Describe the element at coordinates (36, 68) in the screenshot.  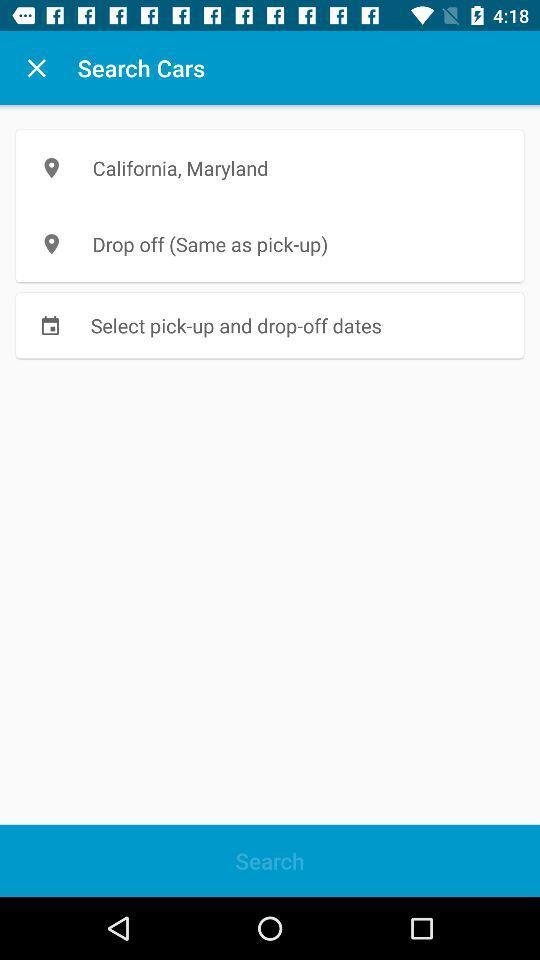
I see `the item to the left of search cars` at that location.